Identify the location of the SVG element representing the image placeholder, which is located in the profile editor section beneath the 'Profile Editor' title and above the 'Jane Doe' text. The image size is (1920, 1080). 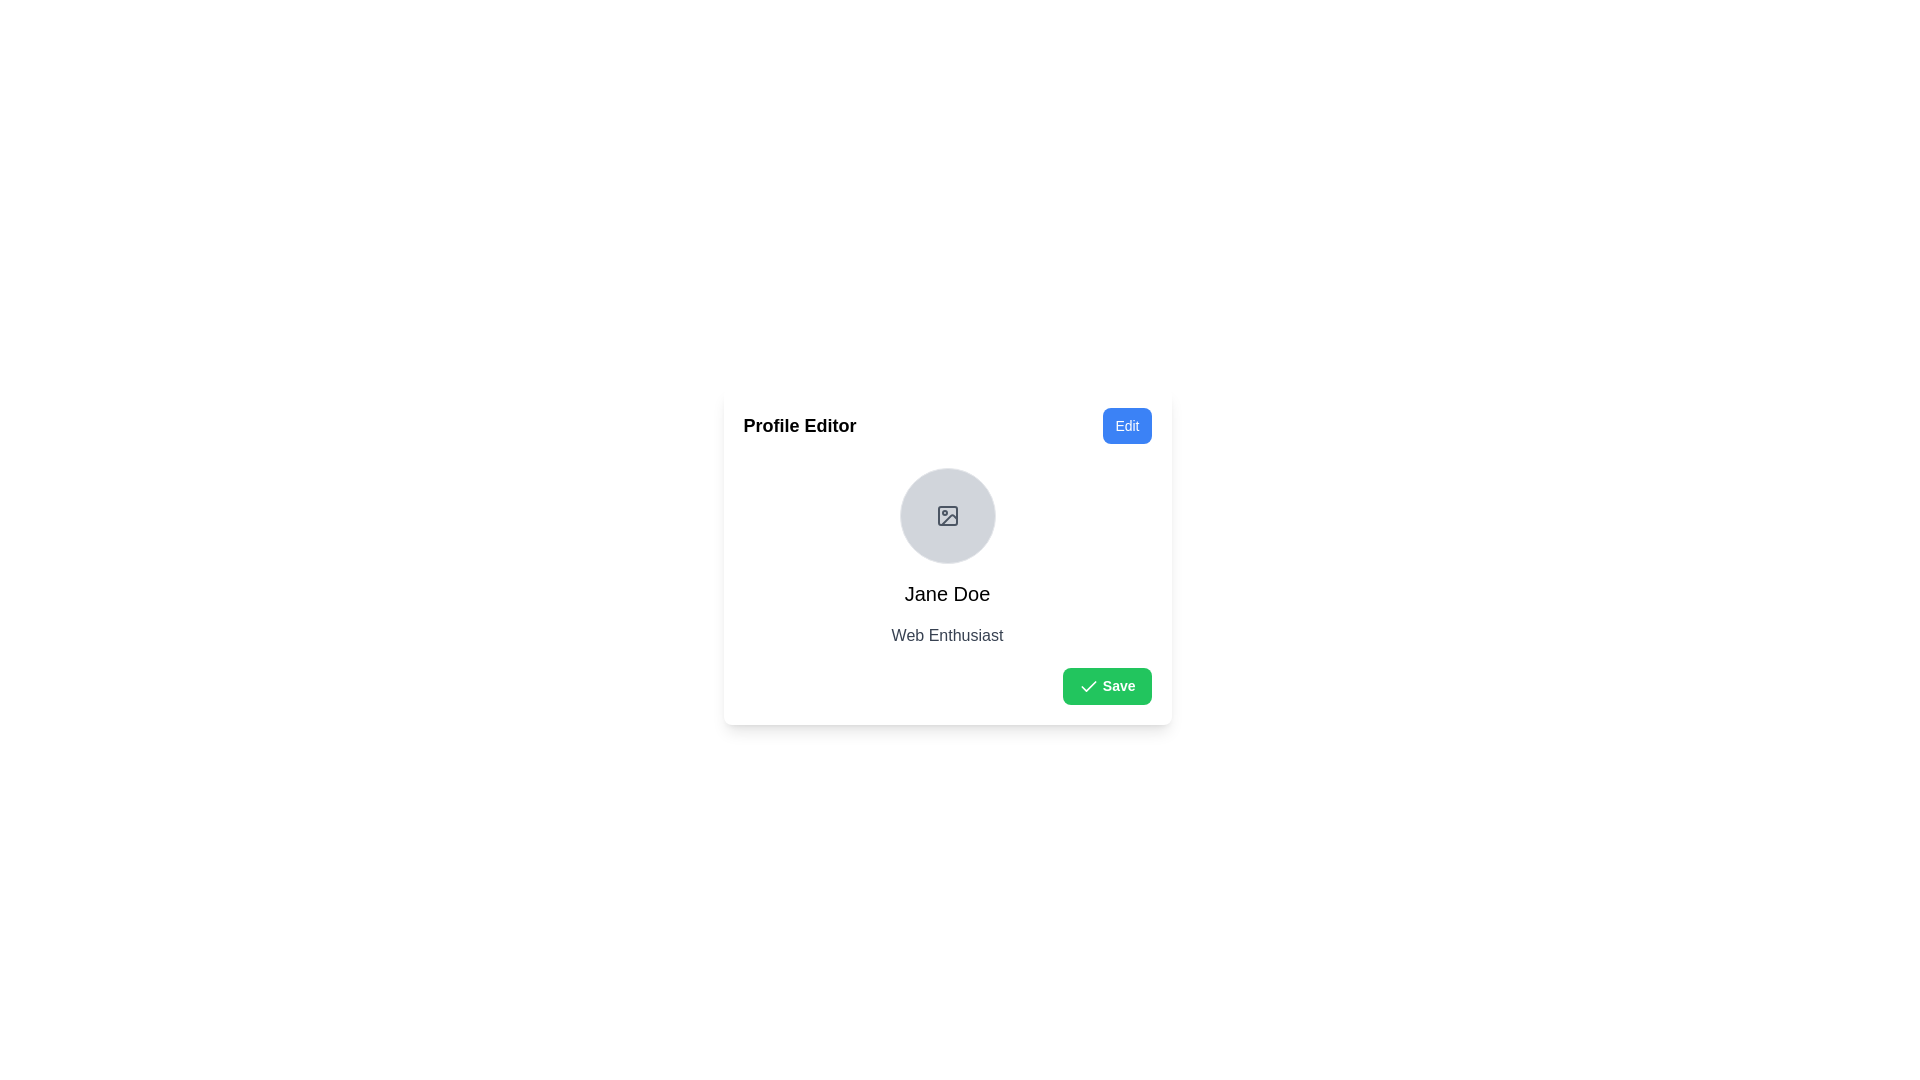
(946, 515).